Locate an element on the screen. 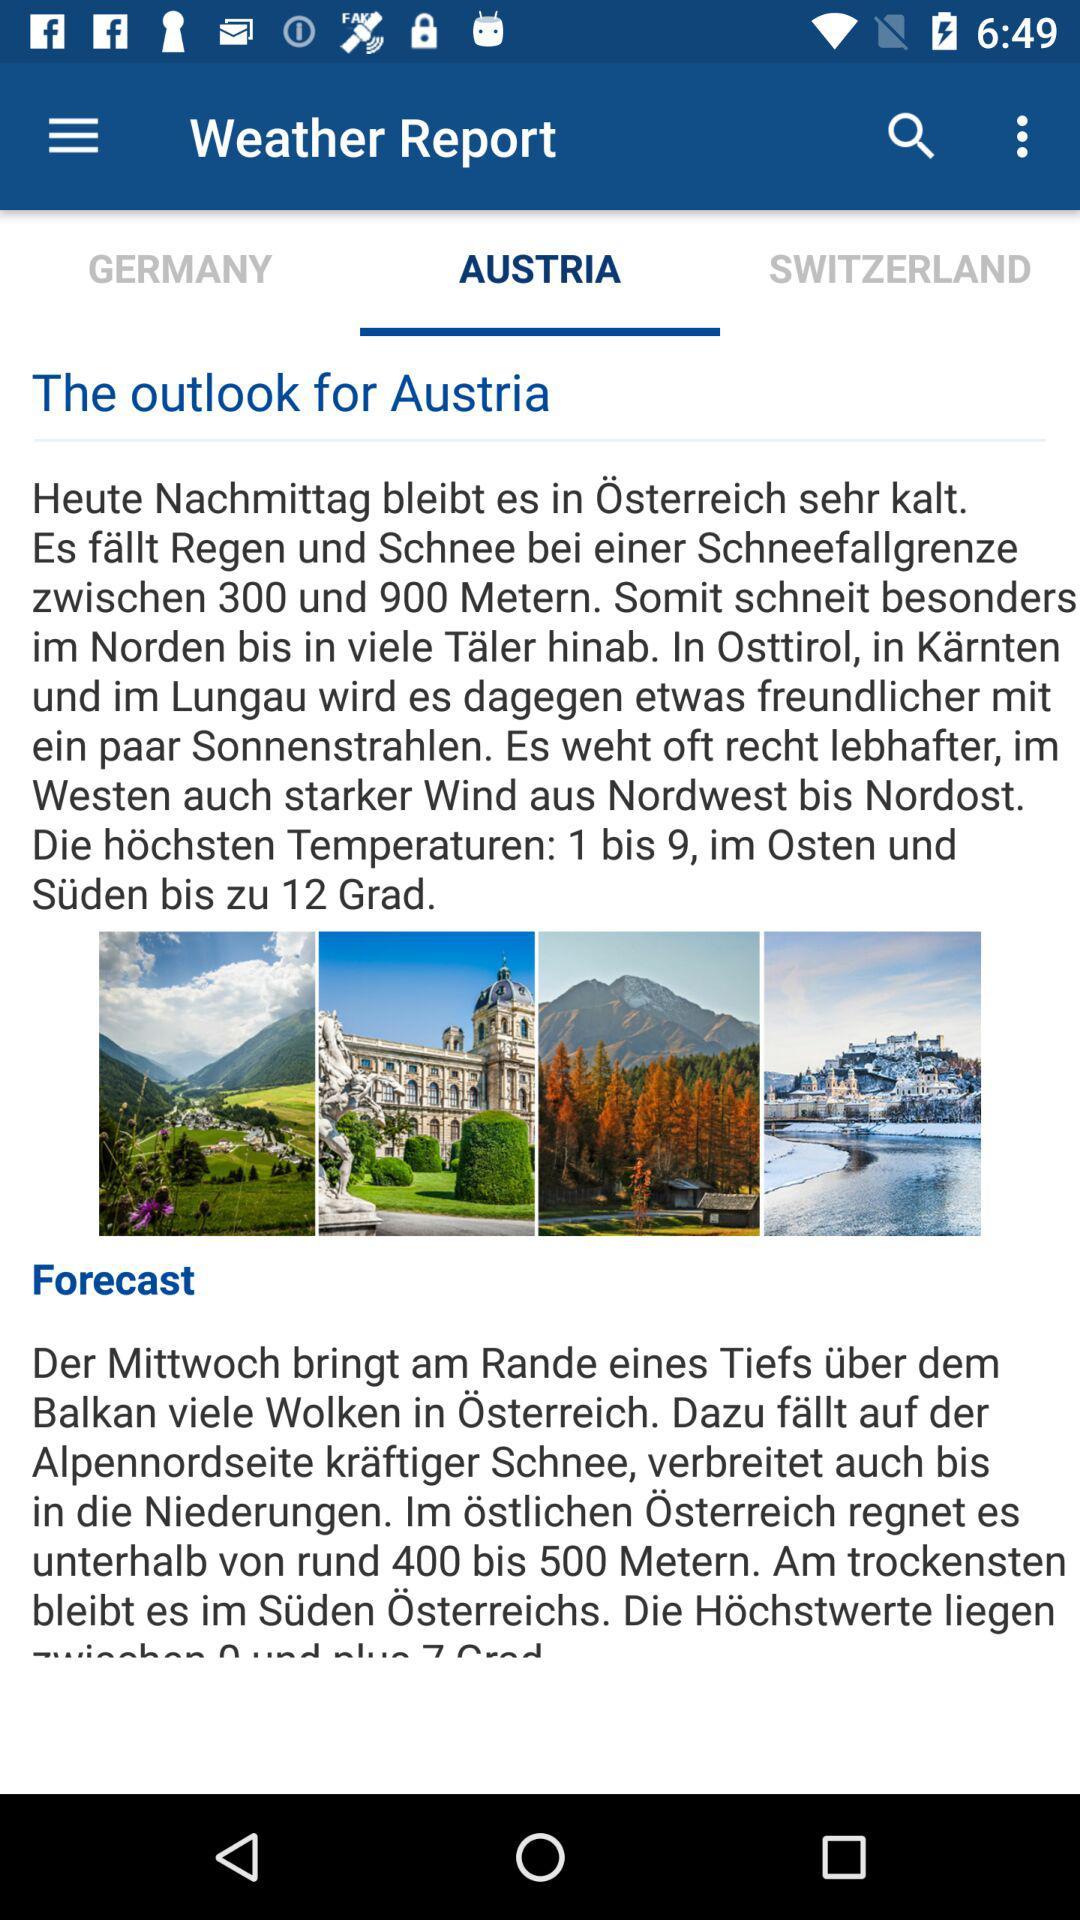  the item above switzerland icon is located at coordinates (911, 135).